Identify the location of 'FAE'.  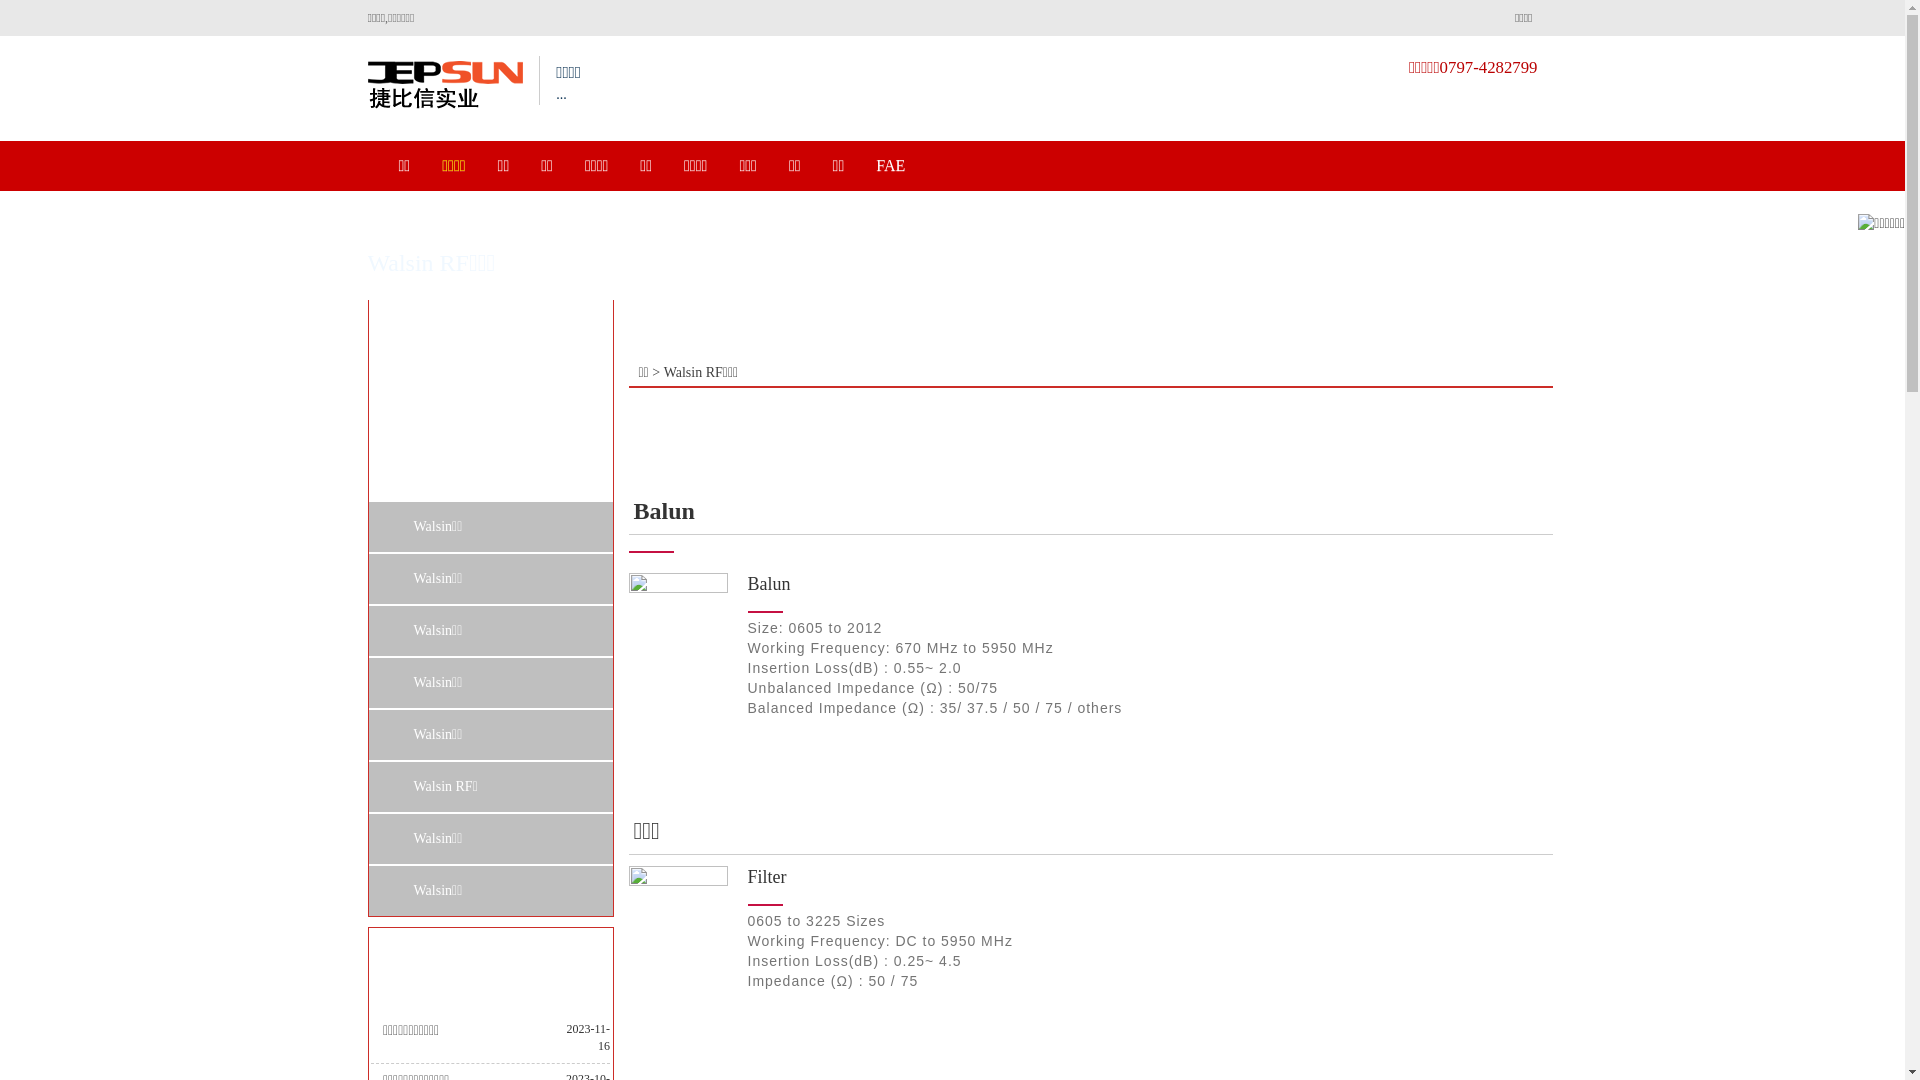
(889, 164).